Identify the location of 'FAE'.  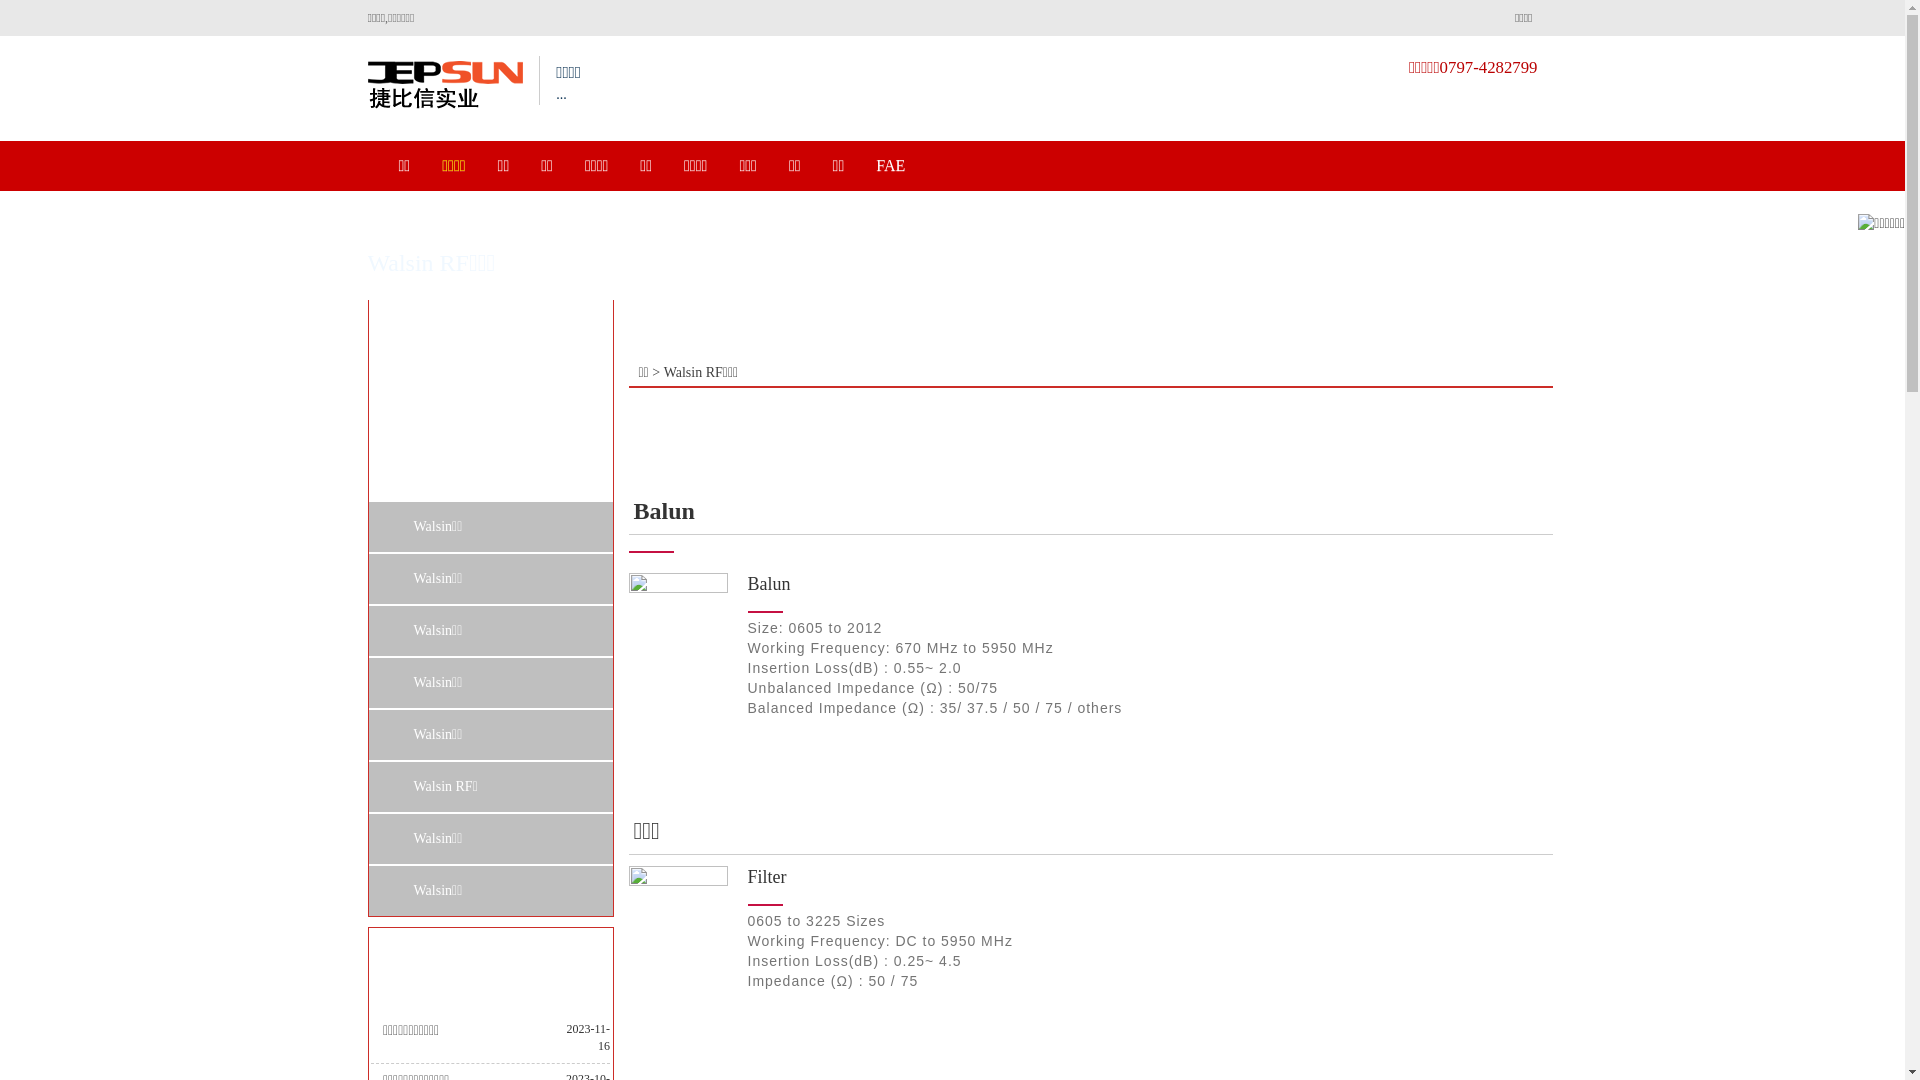
(889, 164).